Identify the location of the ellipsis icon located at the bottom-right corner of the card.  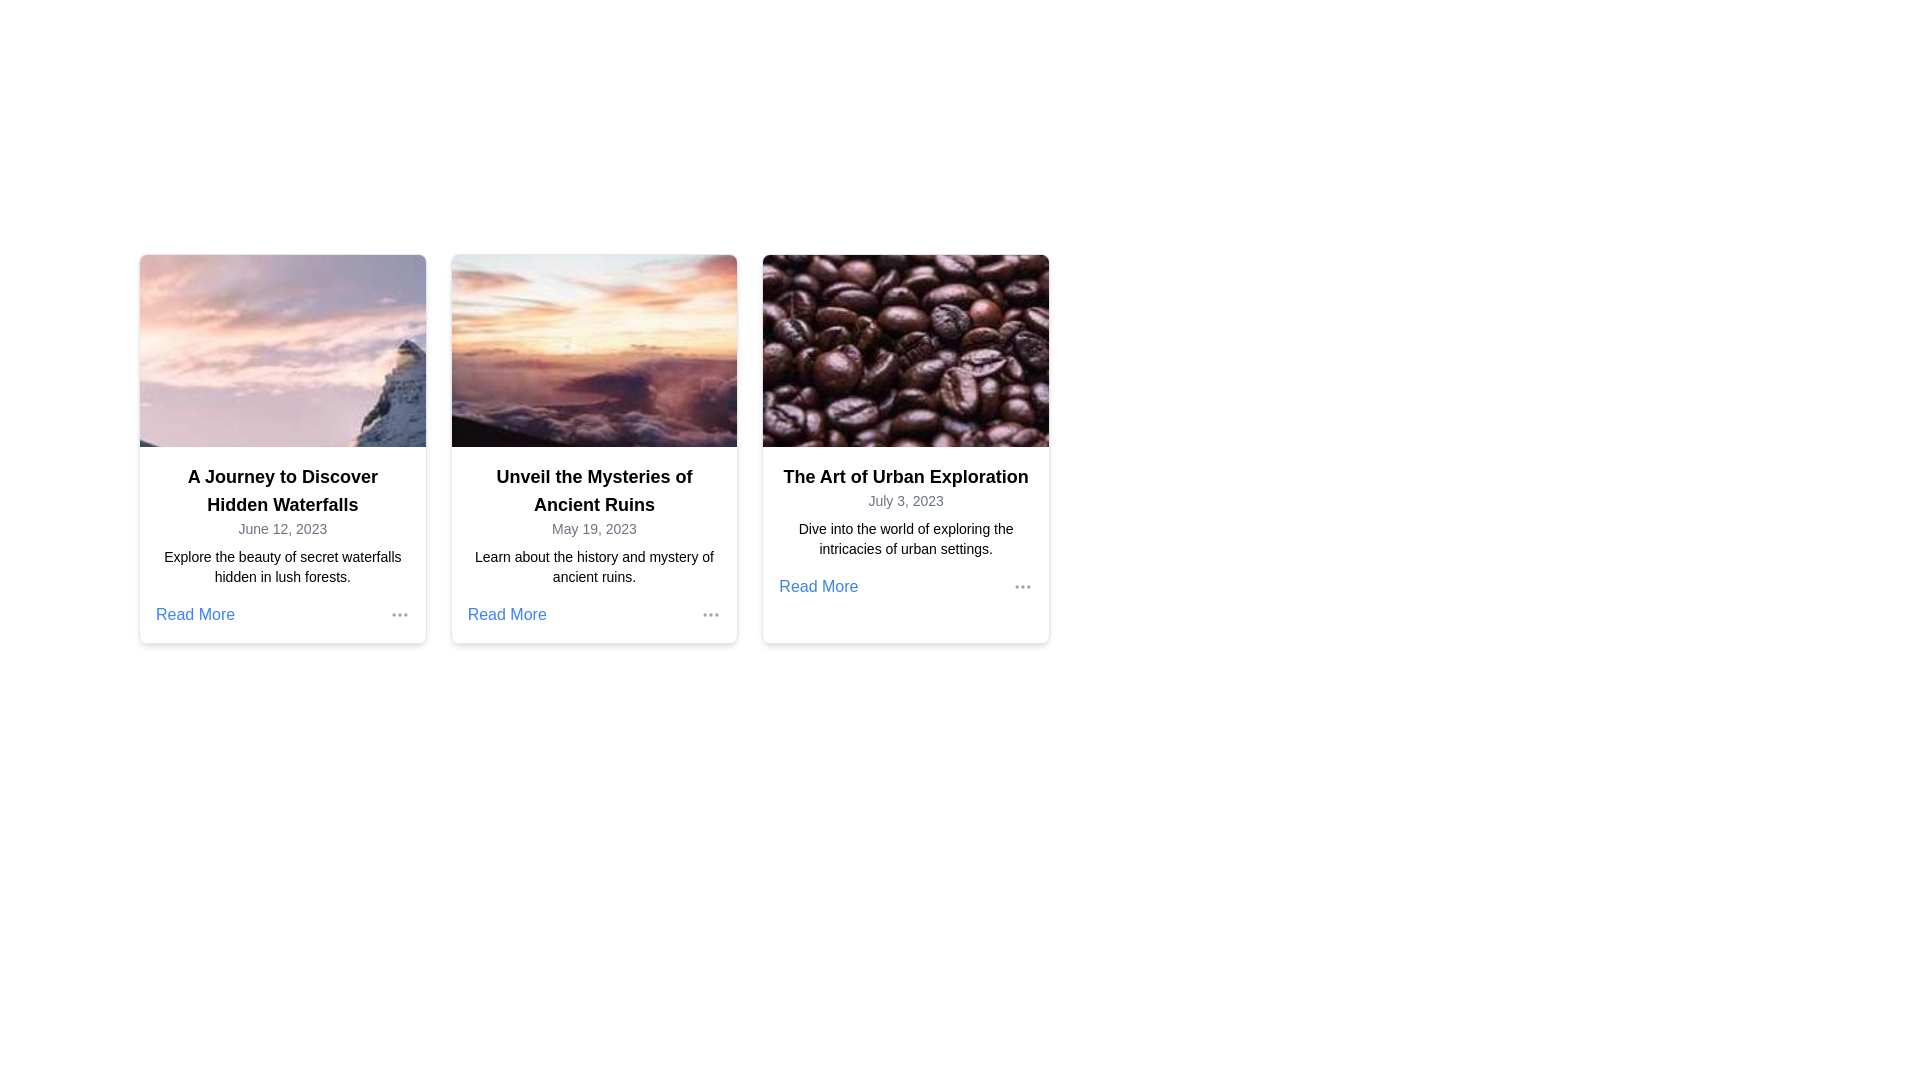
(399, 613).